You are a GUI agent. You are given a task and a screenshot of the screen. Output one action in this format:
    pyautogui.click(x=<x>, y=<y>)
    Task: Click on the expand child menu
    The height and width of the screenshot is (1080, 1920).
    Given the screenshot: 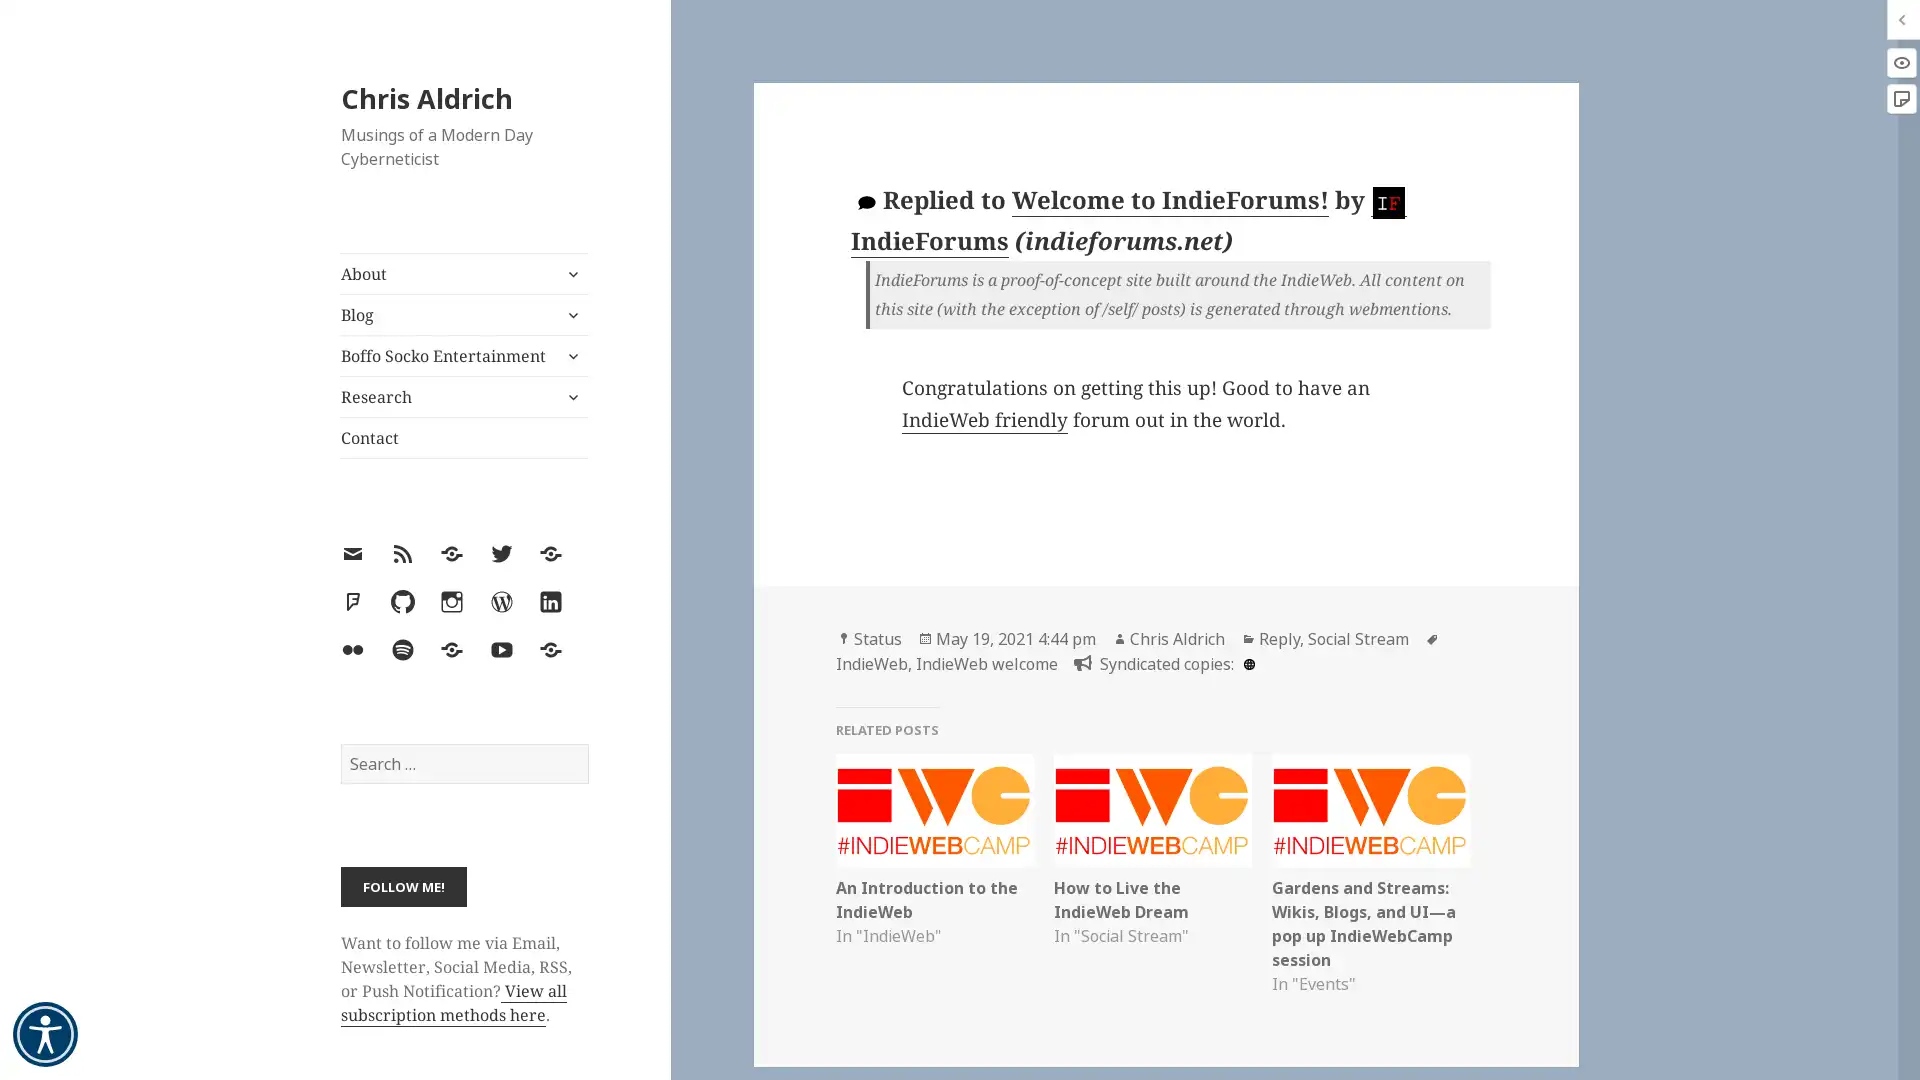 What is the action you would take?
    pyautogui.click(x=570, y=273)
    